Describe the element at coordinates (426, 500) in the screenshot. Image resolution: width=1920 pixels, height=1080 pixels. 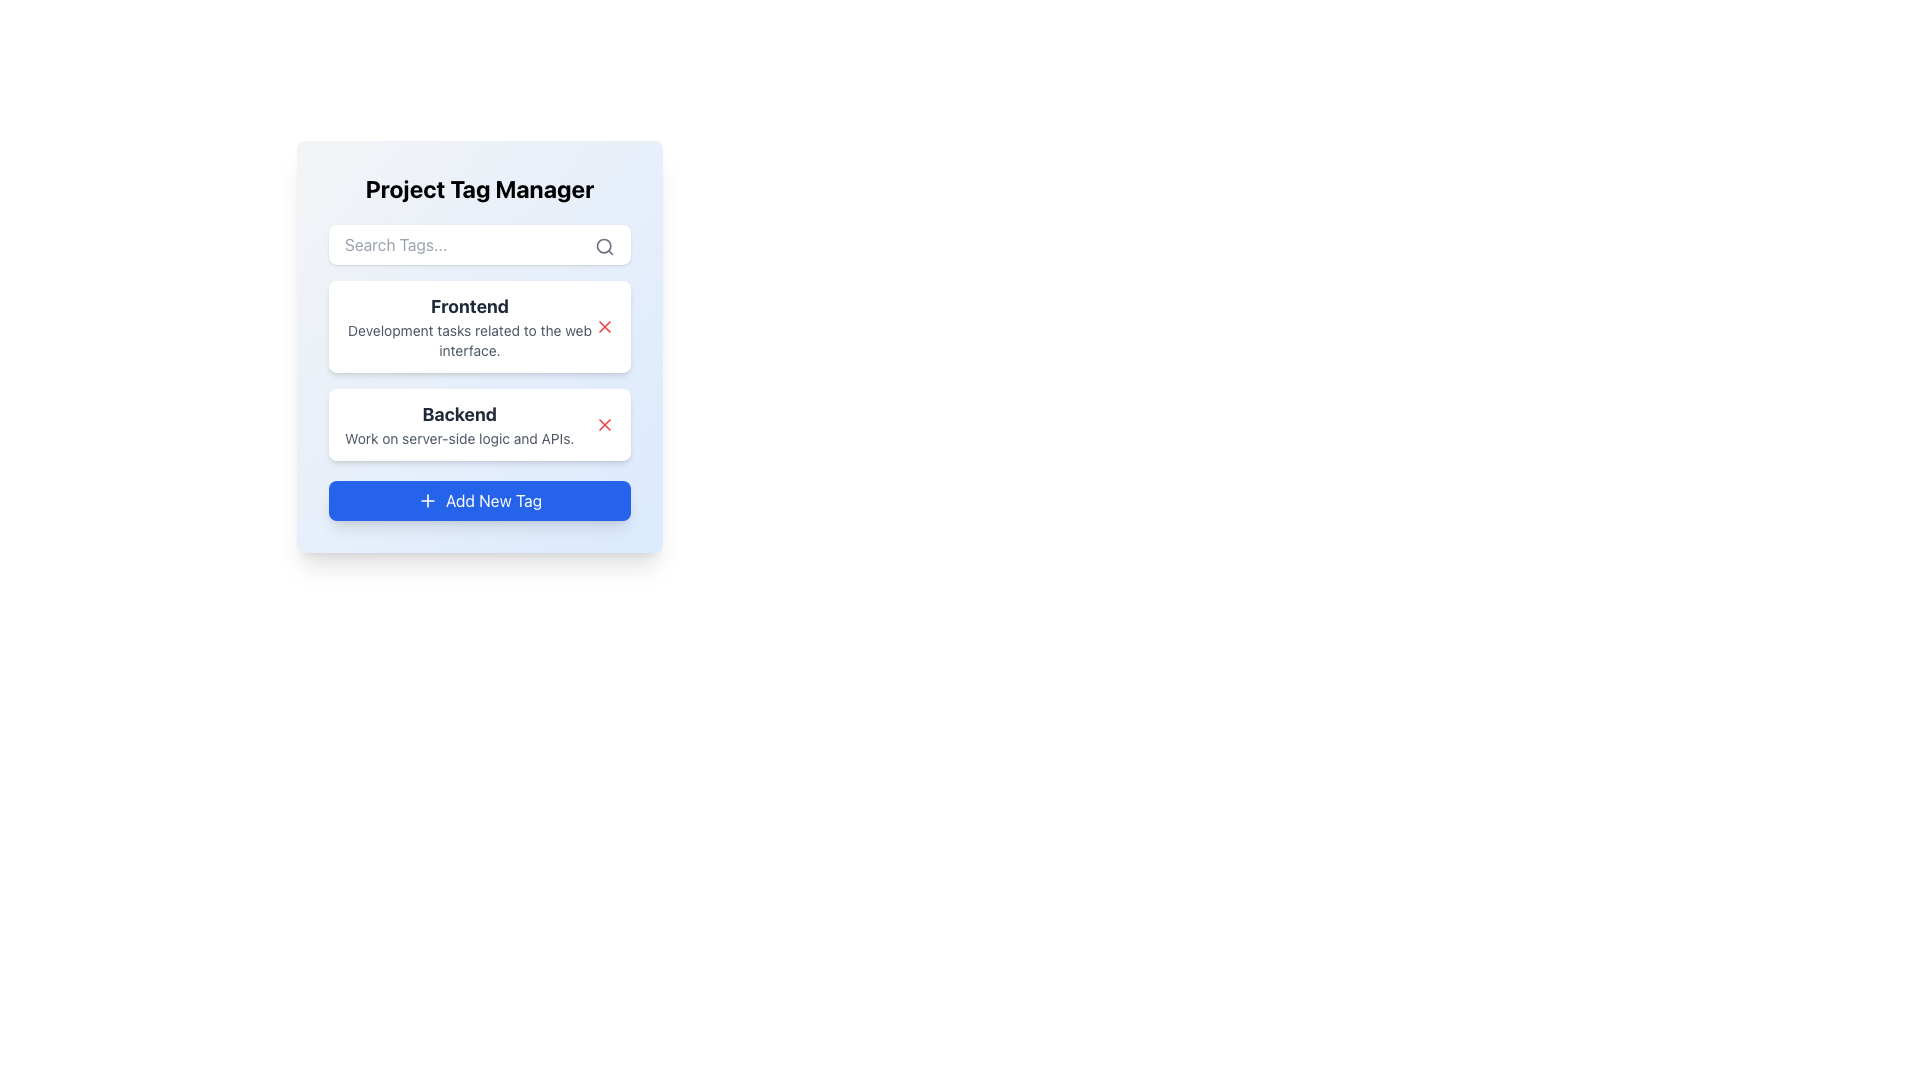
I see `the 'Add New Tag' button which contains the icon indicating the addition of a new tag, located at the bottom of the card interface` at that location.